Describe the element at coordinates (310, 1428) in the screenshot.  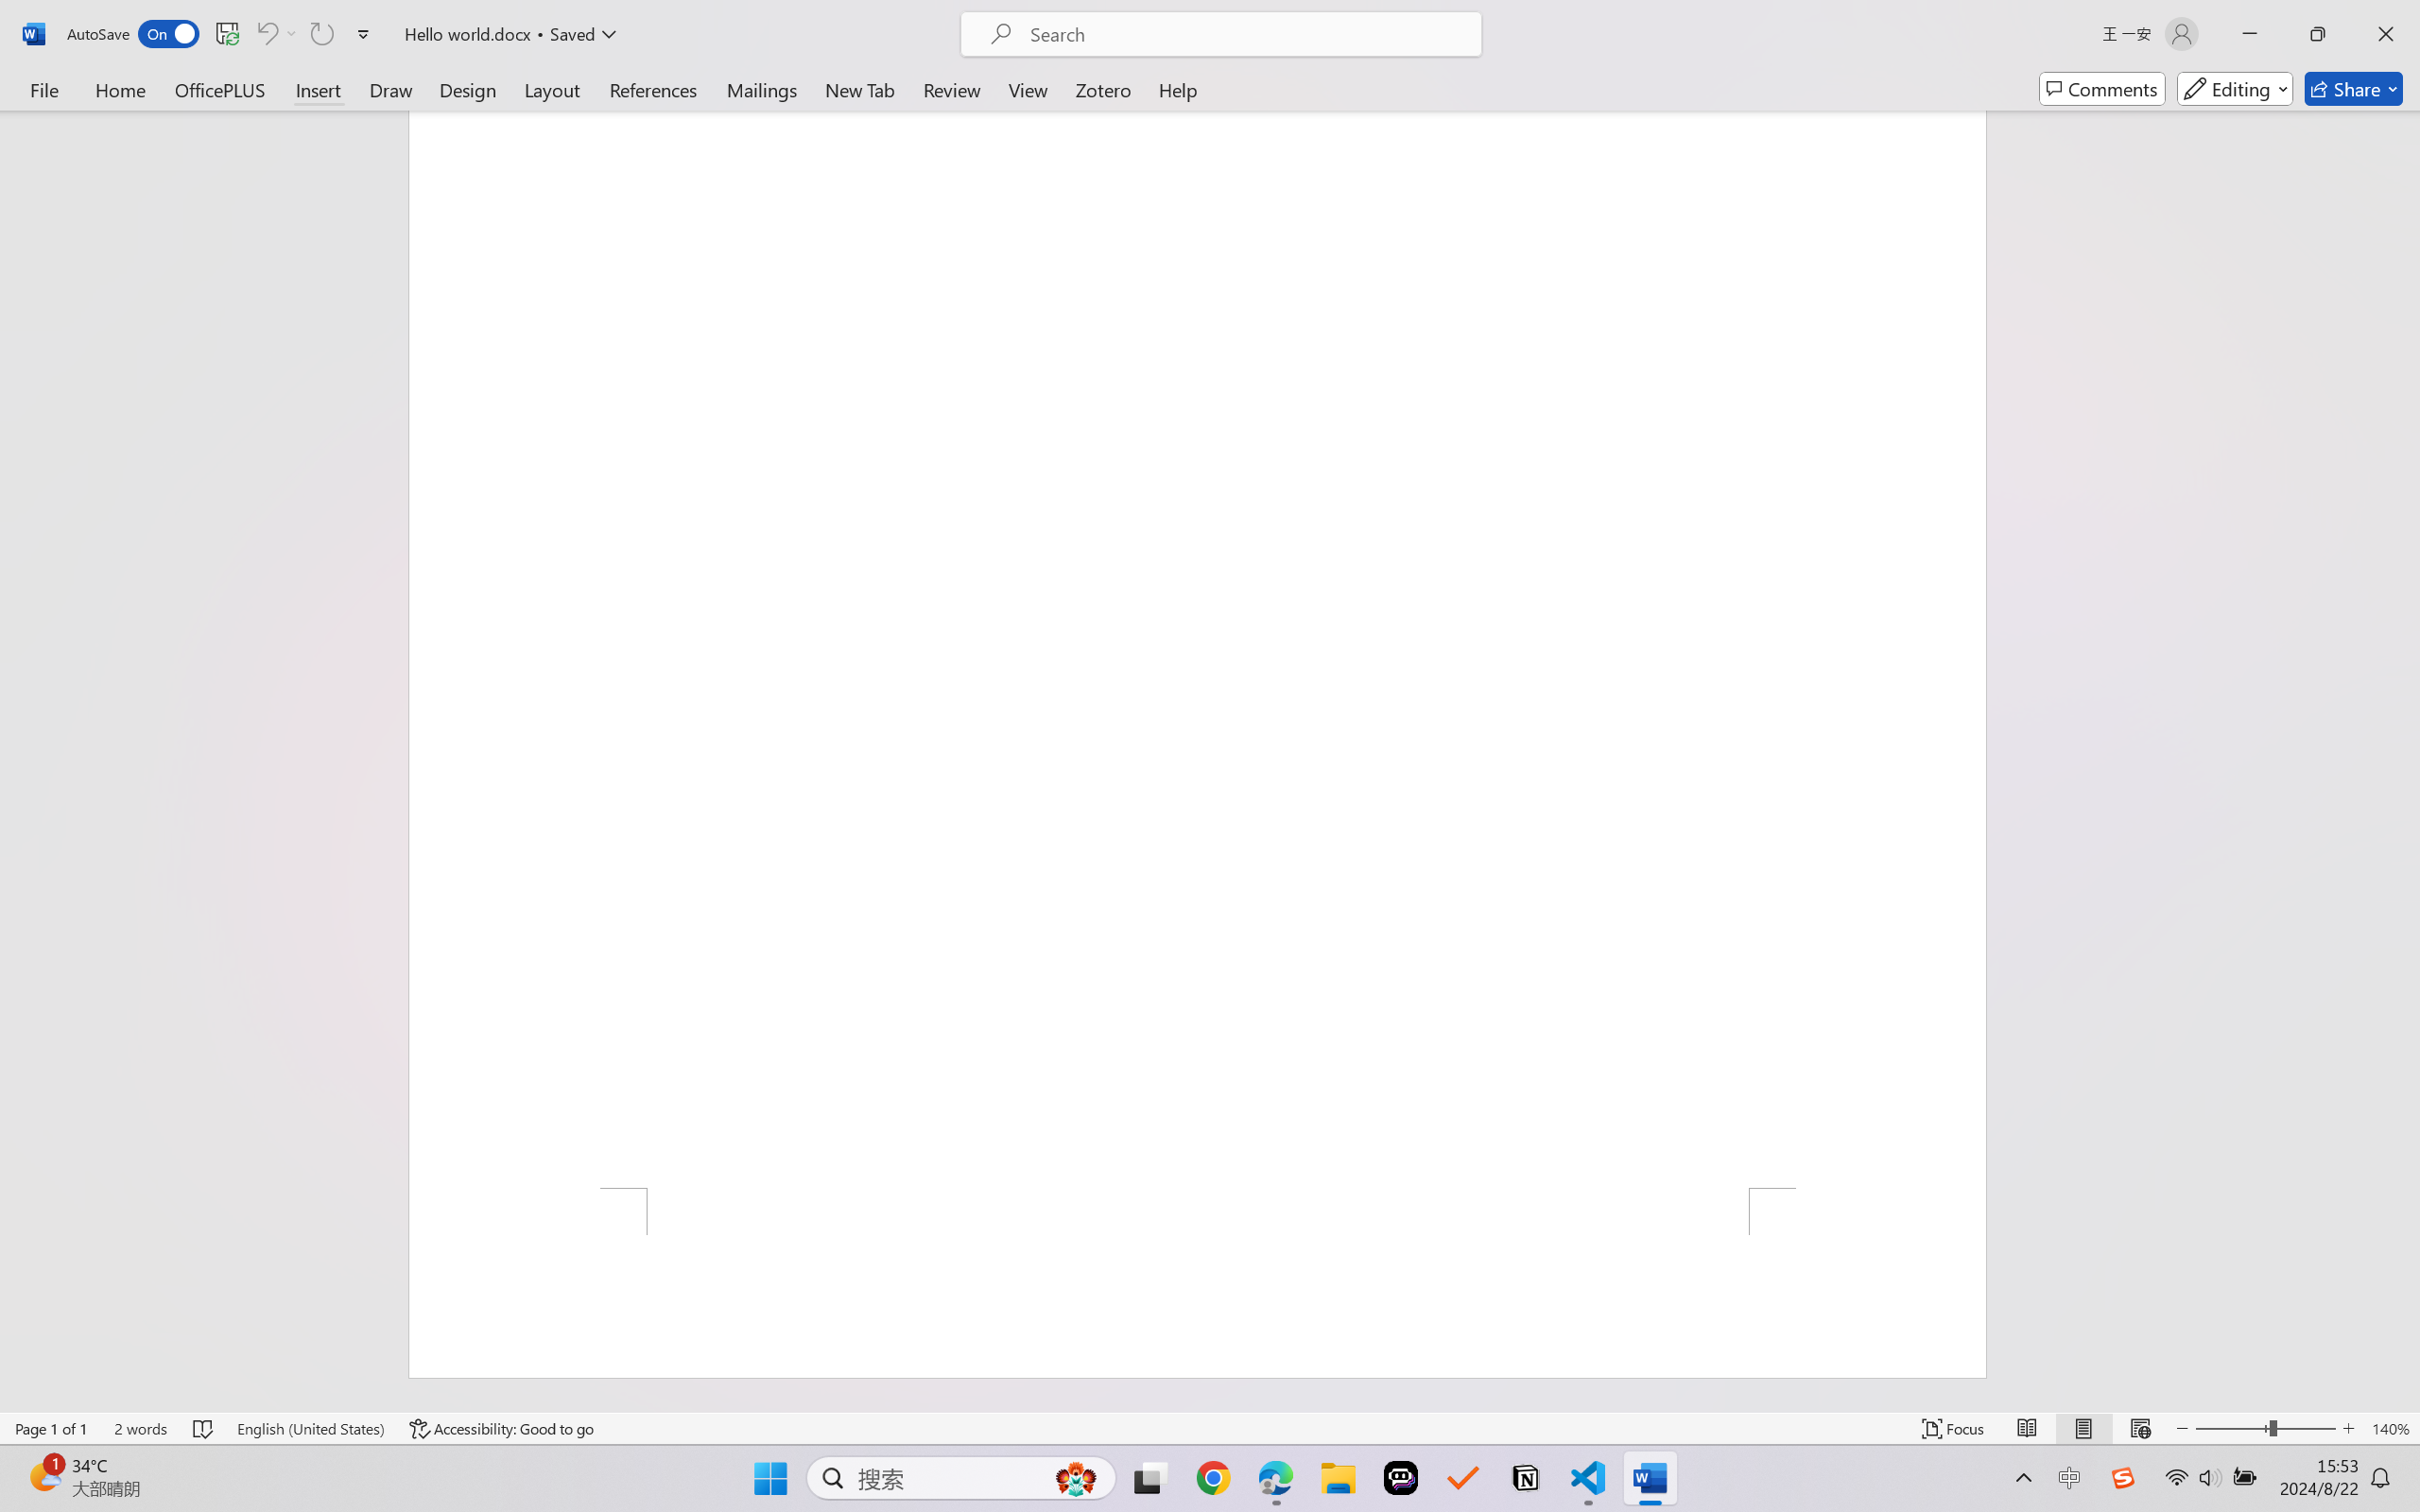
I see `'Language English (United States)'` at that location.